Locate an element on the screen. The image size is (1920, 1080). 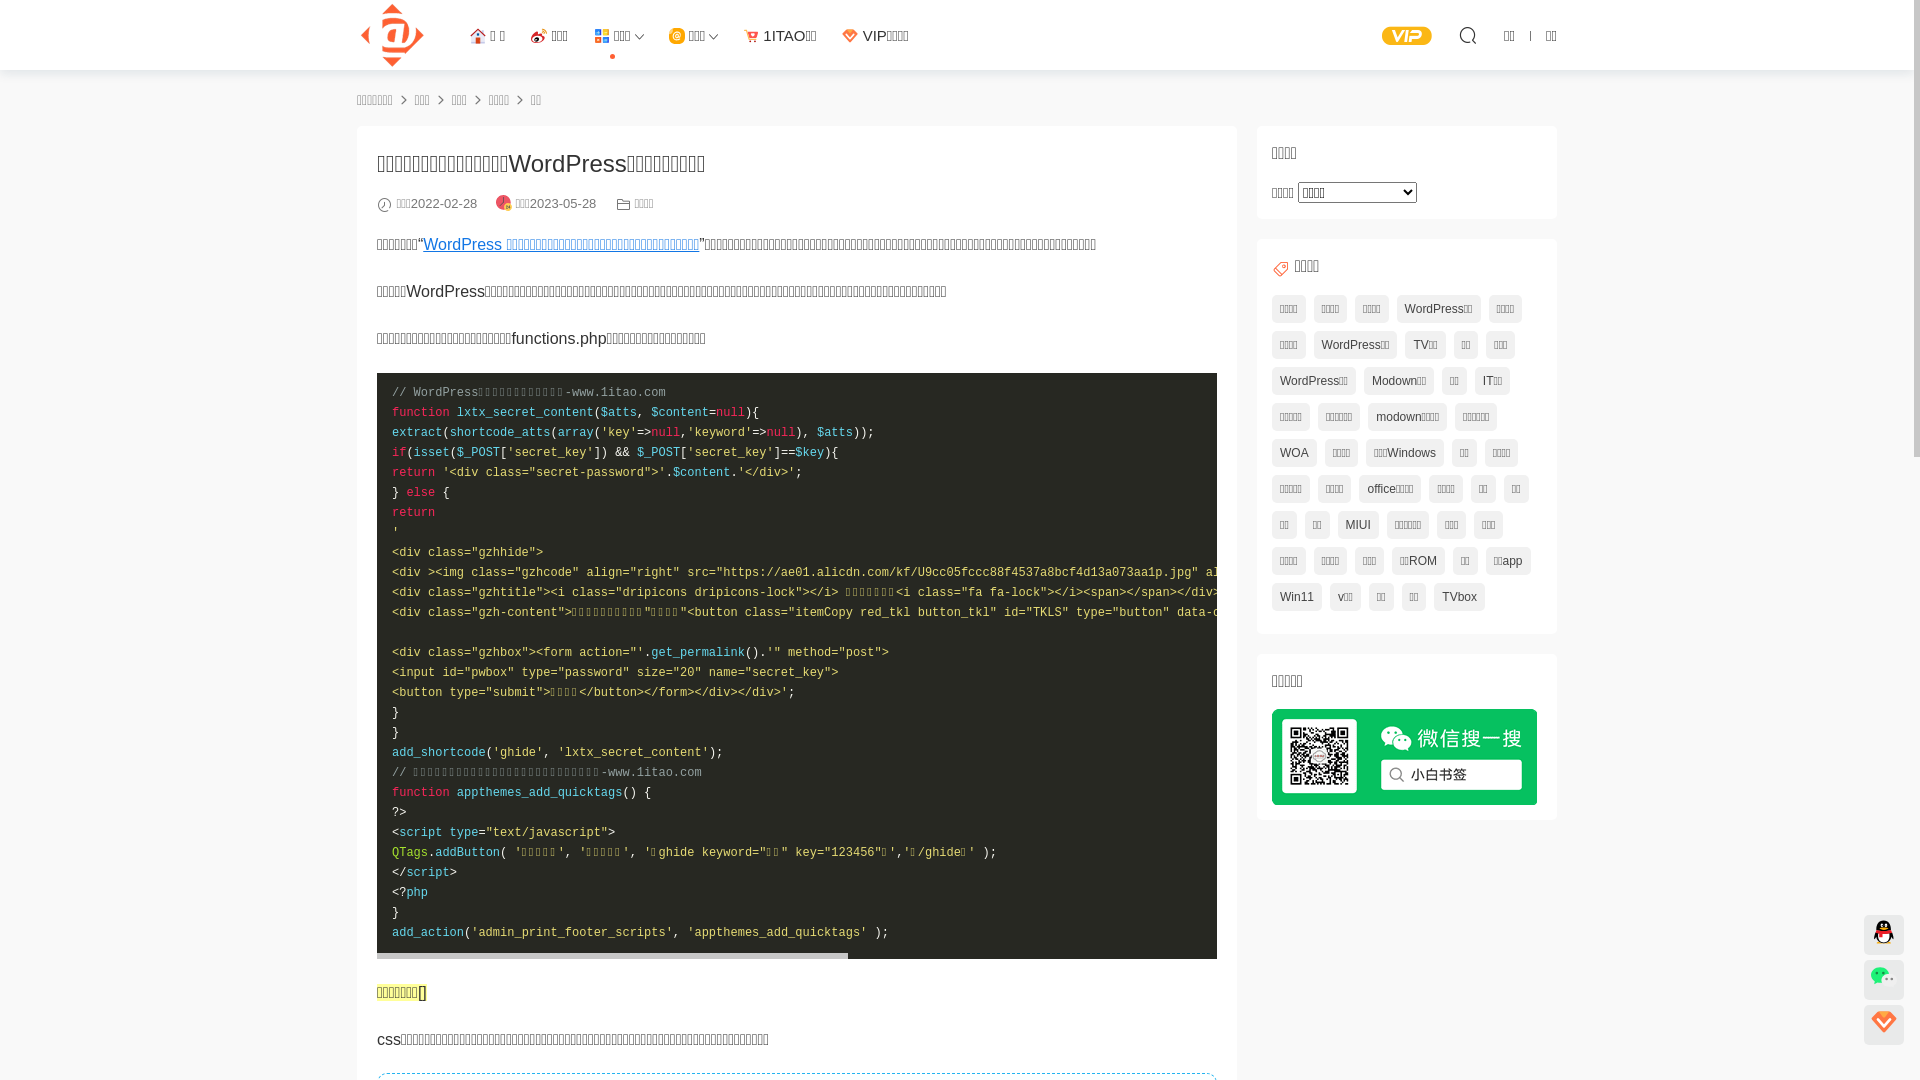
'TVbox' is located at coordinates (1433, 595).